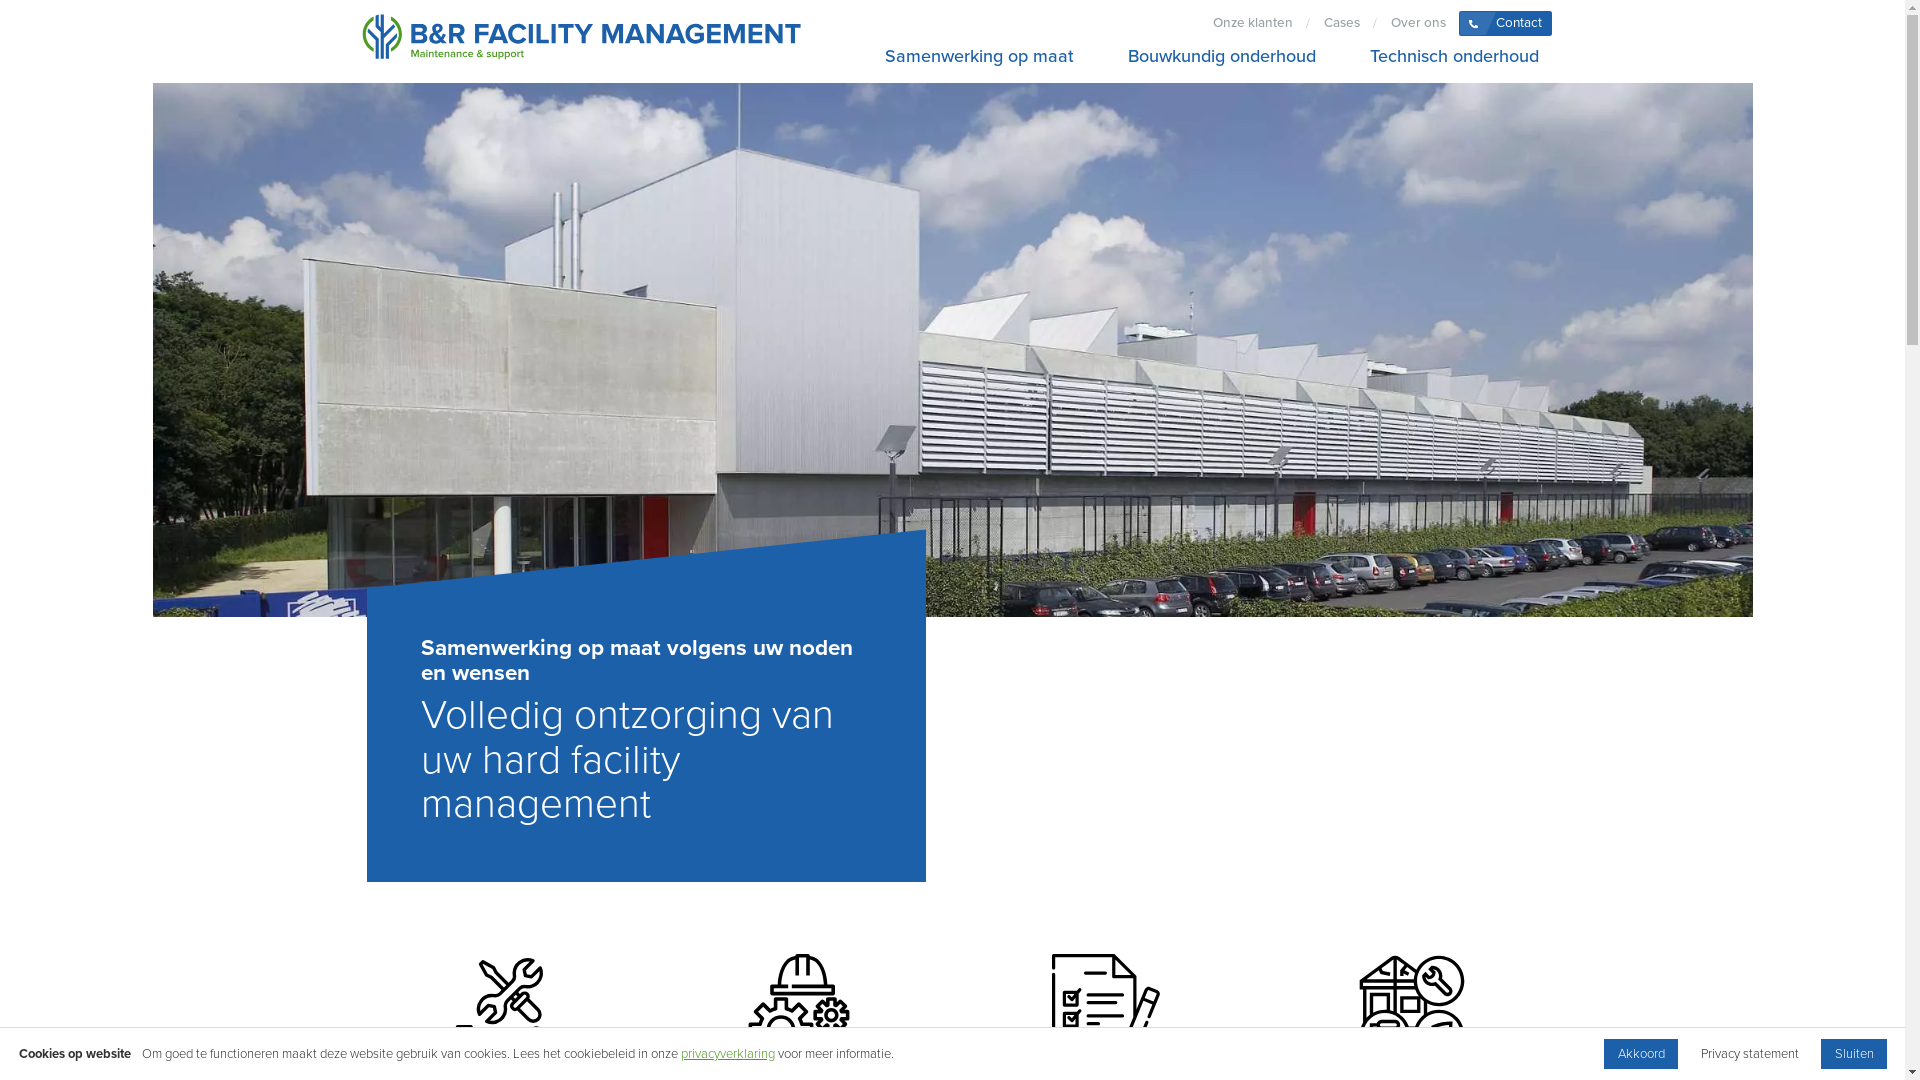 This screenshot has height=1080, width=1920. Describe the element at coordinates (1341, 23) in the screenshot. I see `'Cases'` at that location.